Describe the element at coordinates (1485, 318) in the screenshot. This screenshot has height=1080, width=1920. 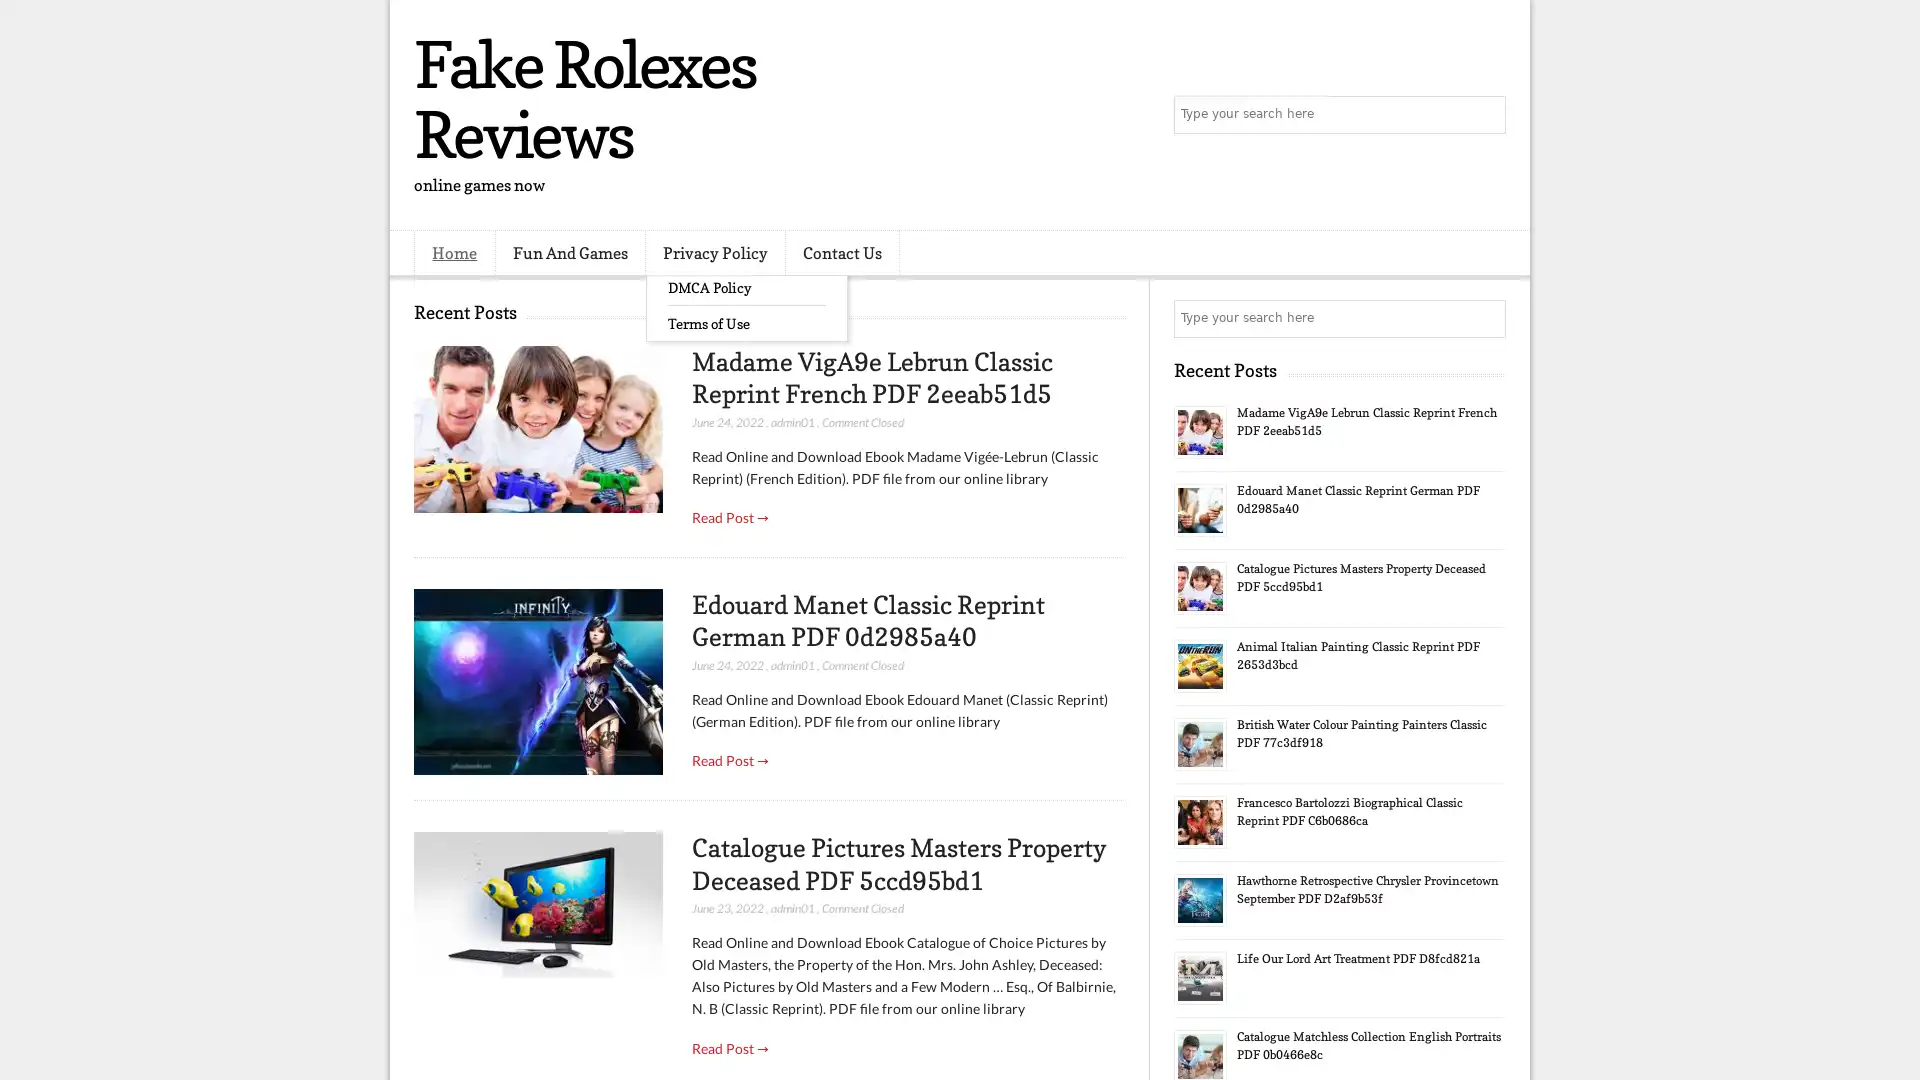
I see `Search` at that location.